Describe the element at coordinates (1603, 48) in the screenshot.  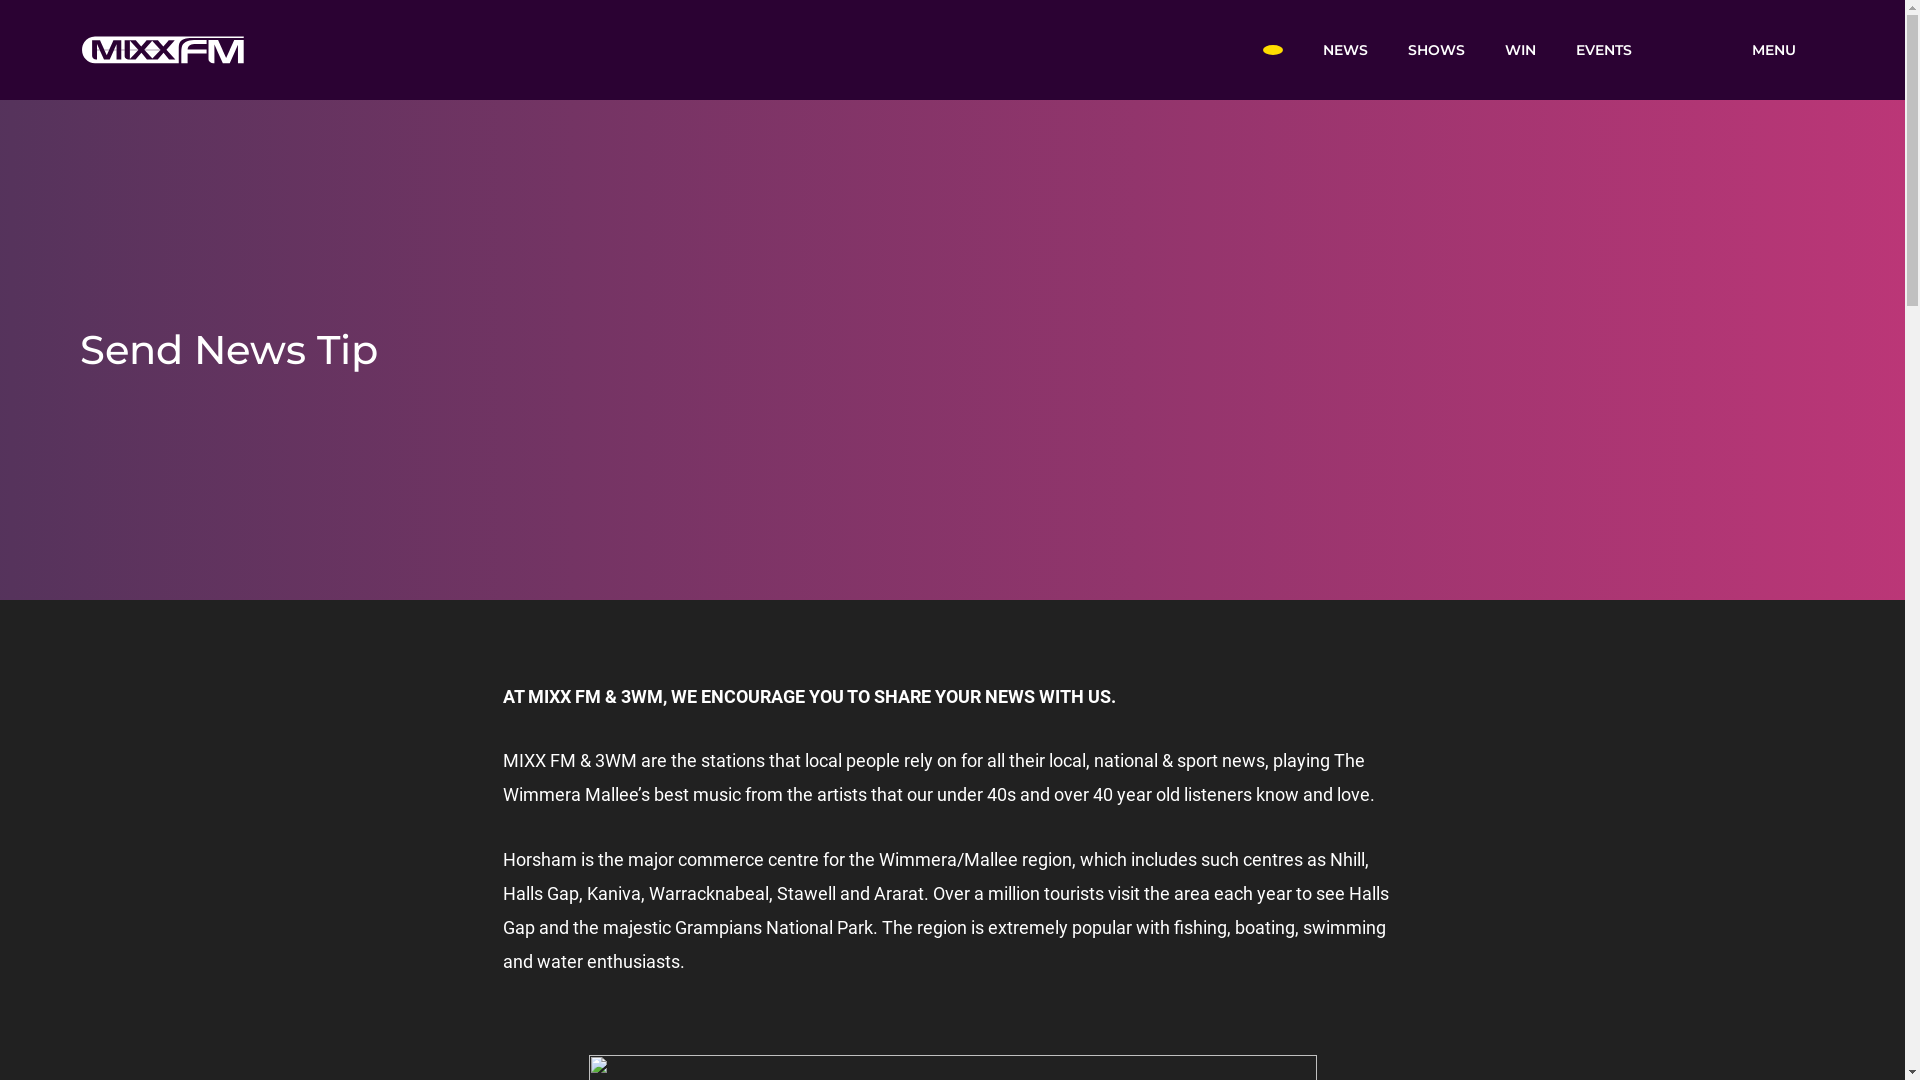
I see `'EVENTS'` at that location.